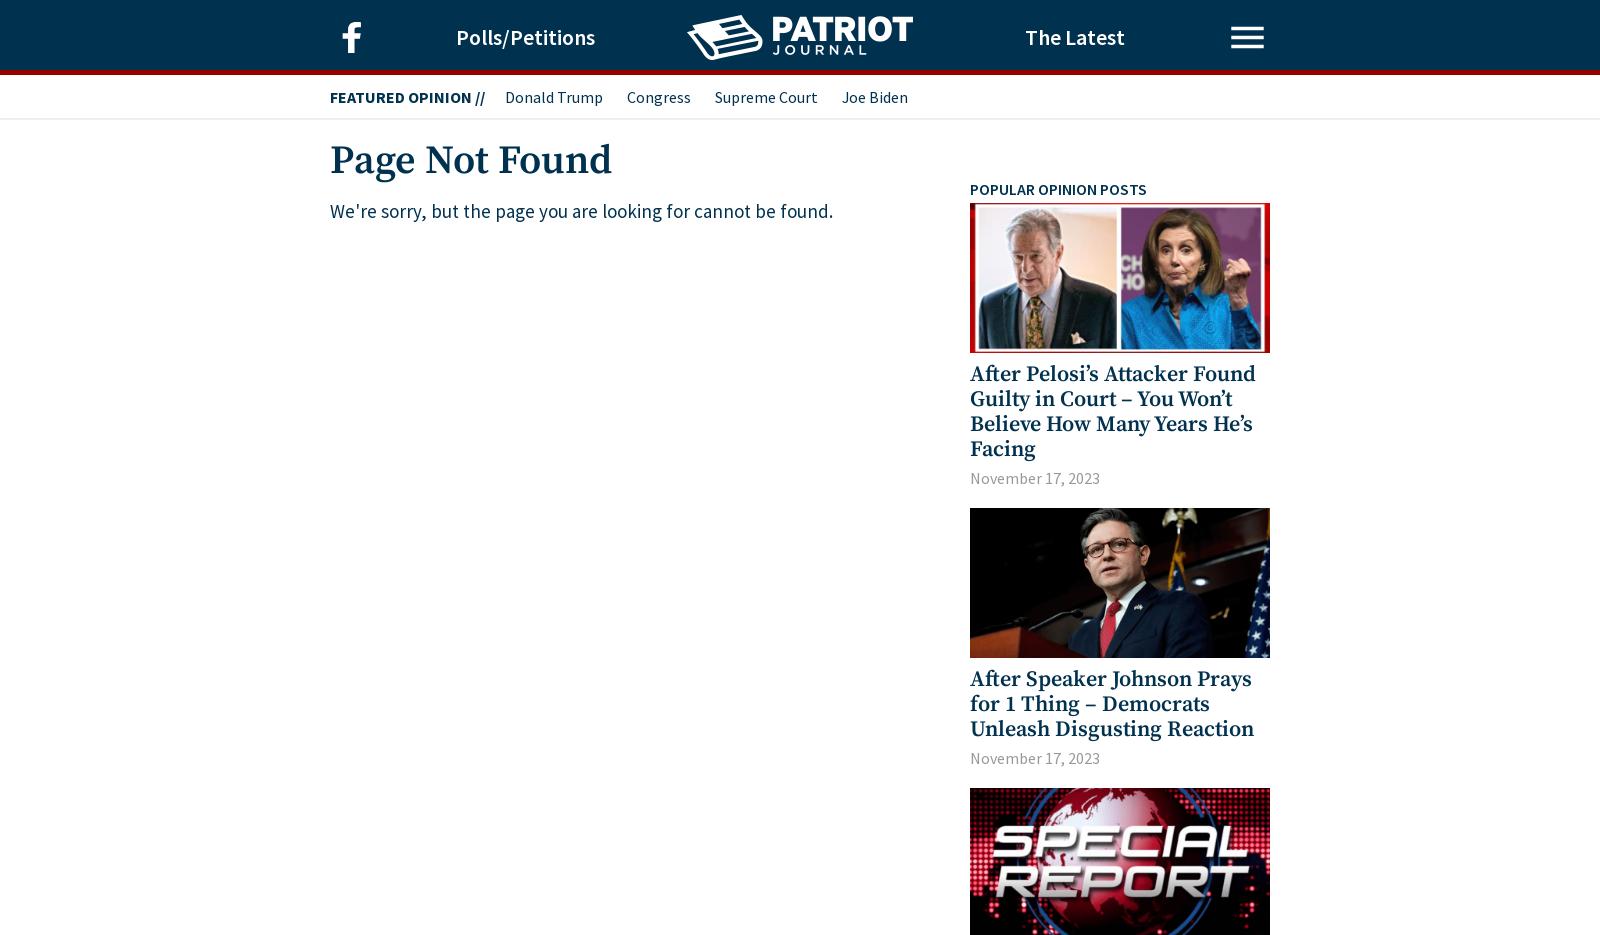  Describe the element at coordinates (553, 95) in the screenshot. I see `'Donald Trump'` at that location.